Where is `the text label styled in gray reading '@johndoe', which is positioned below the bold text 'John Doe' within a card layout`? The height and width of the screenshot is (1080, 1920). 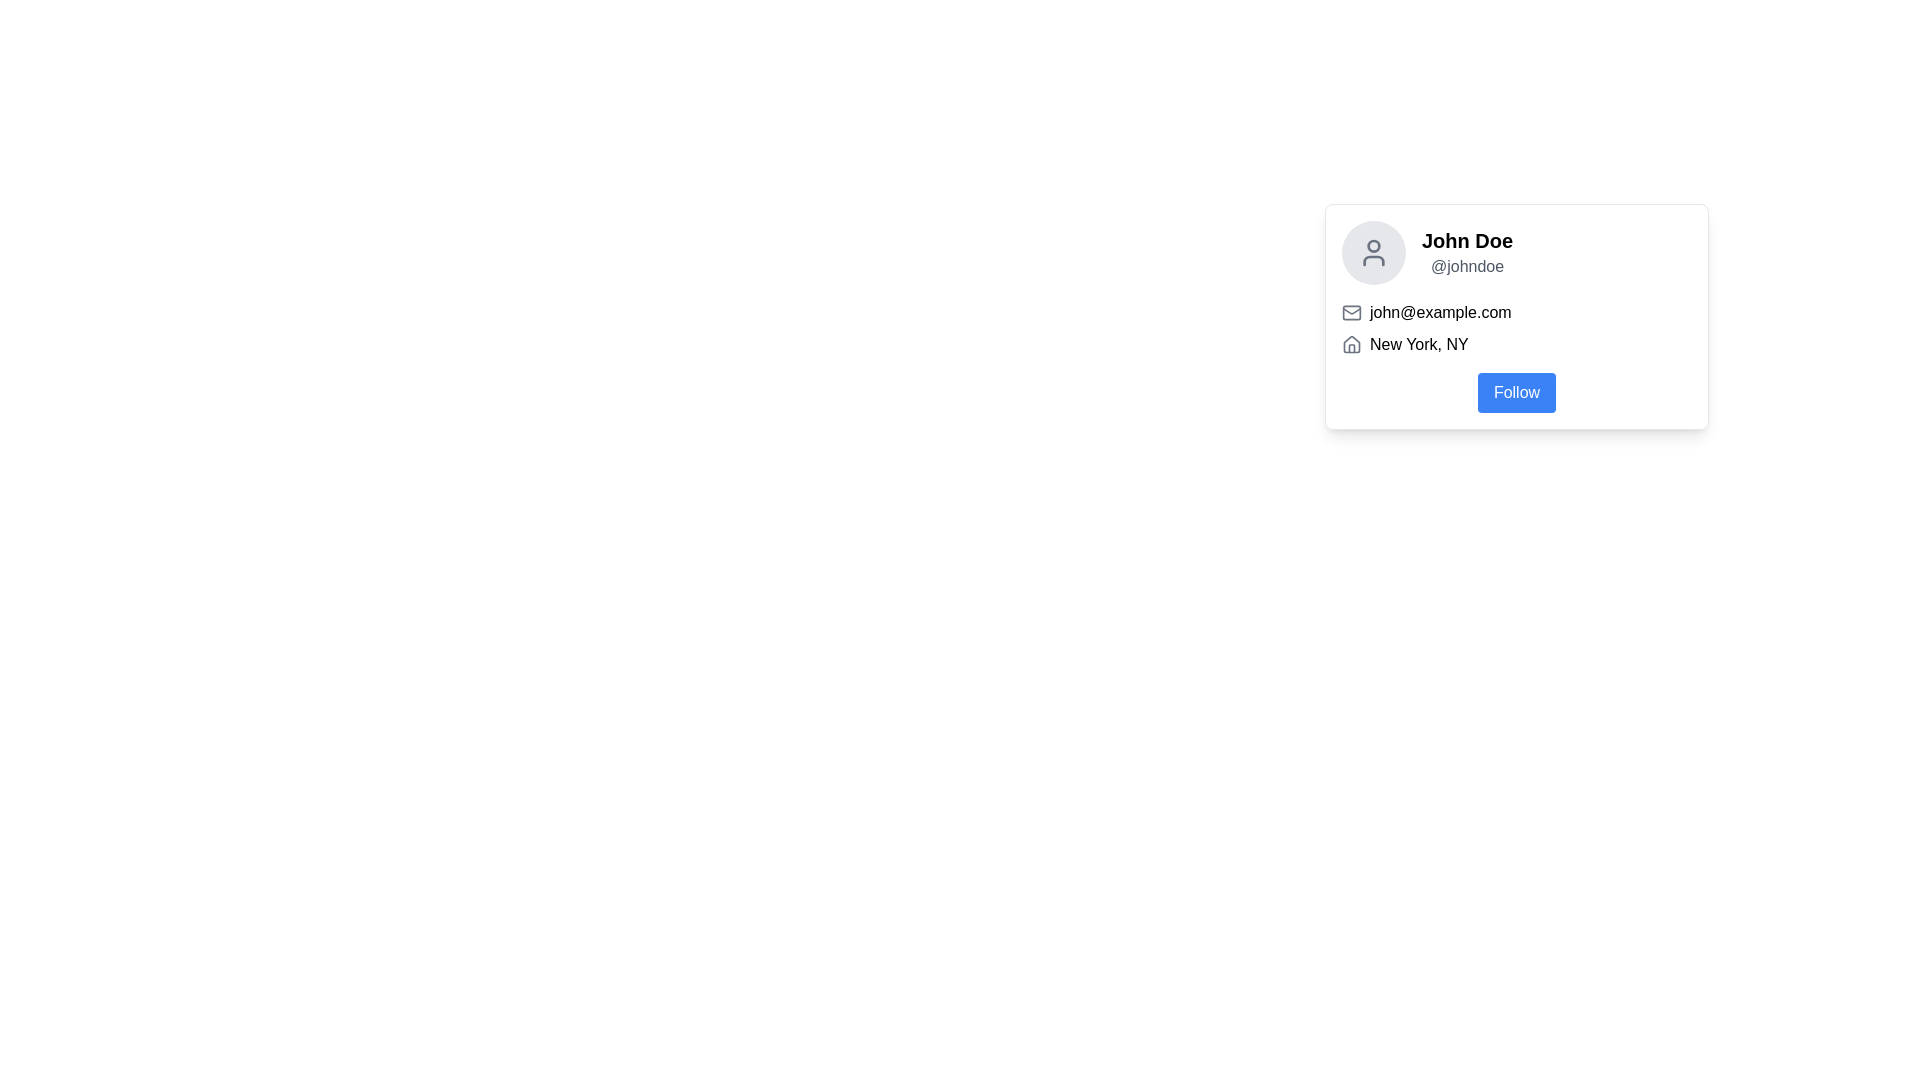
the text label styled in gray reading '@johndoe', which is positioned below the bold text 'John Doe' within a card layout is located at coordinates (1467, 265).